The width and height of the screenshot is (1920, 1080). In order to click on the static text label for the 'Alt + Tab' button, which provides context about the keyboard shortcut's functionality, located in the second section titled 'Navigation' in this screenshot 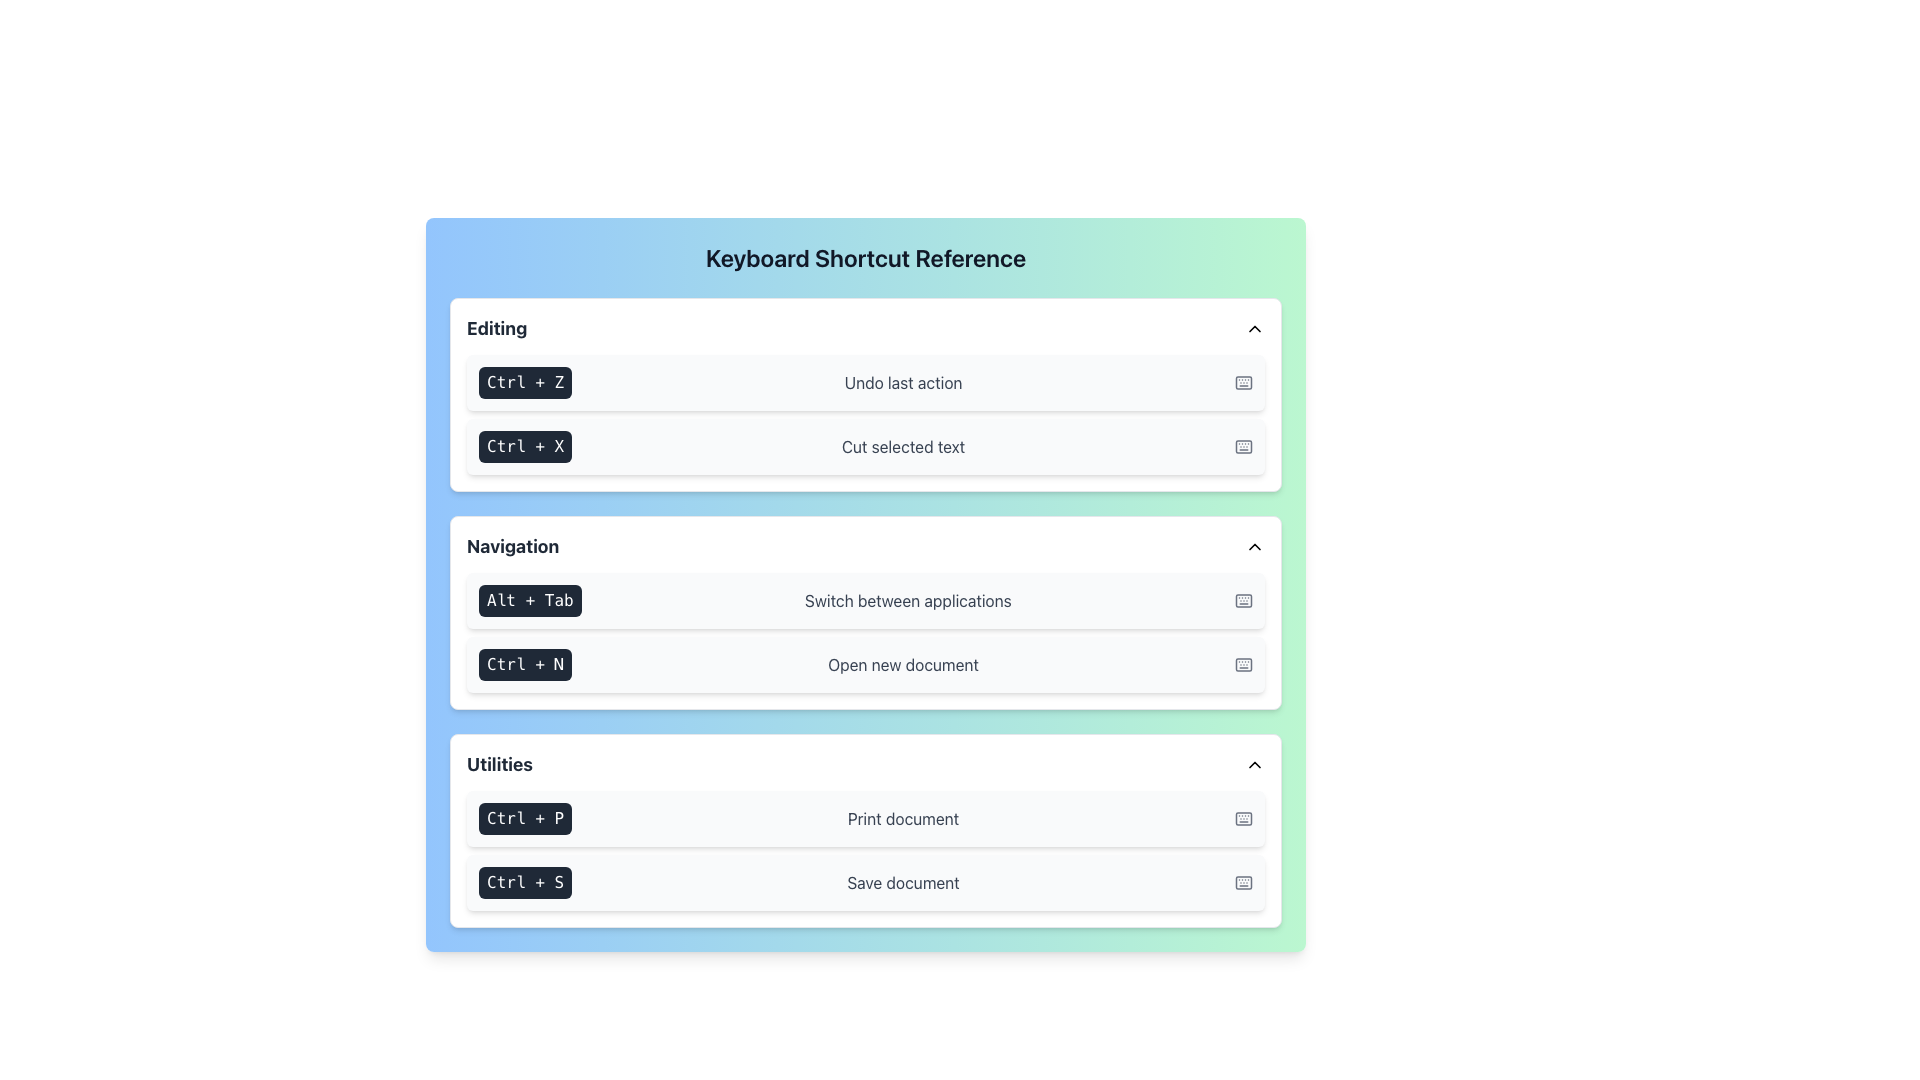, I will do `click(907, 600)`.